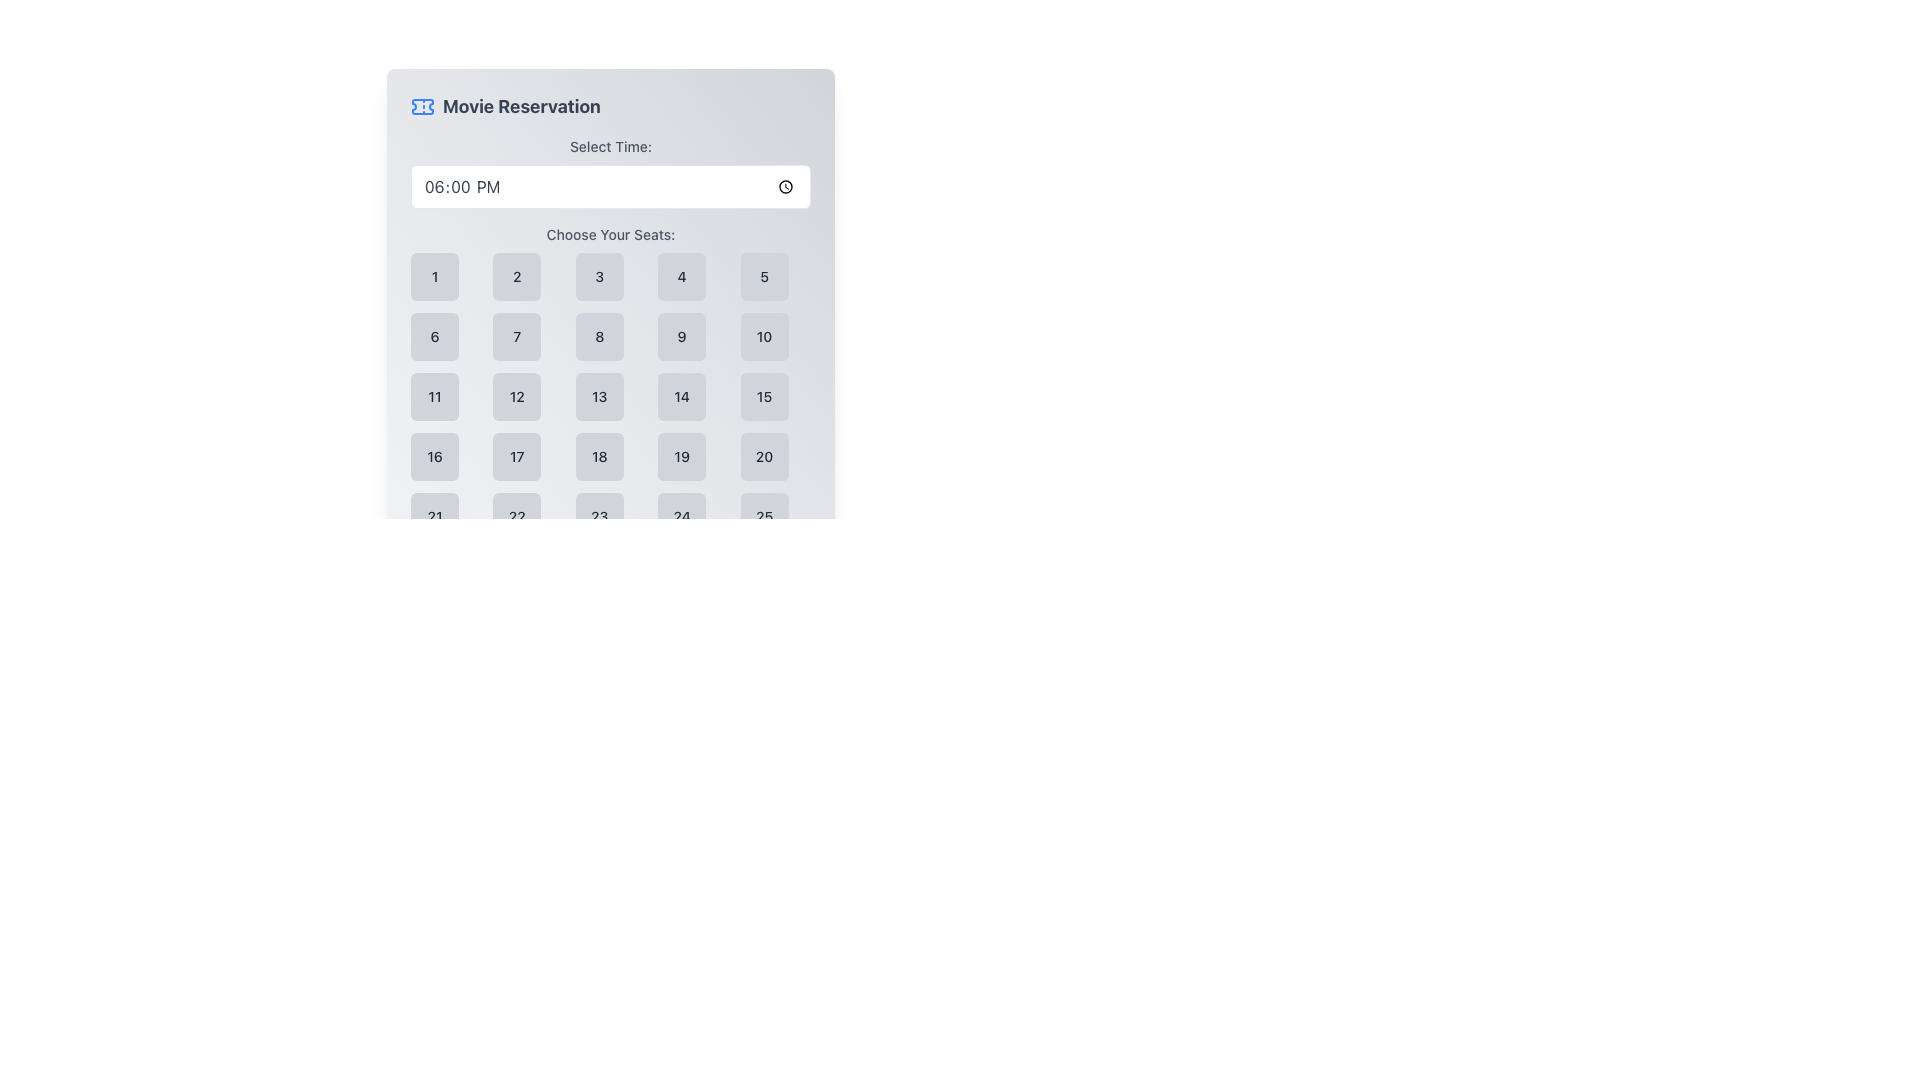 This screenshot has height=1080, width=1920. Describe the element at coordinates (598, 515) in the screenshot. I see `the seat selection button located in the fifth row and third column of the 'Choose Your Seats' grid` at that location.